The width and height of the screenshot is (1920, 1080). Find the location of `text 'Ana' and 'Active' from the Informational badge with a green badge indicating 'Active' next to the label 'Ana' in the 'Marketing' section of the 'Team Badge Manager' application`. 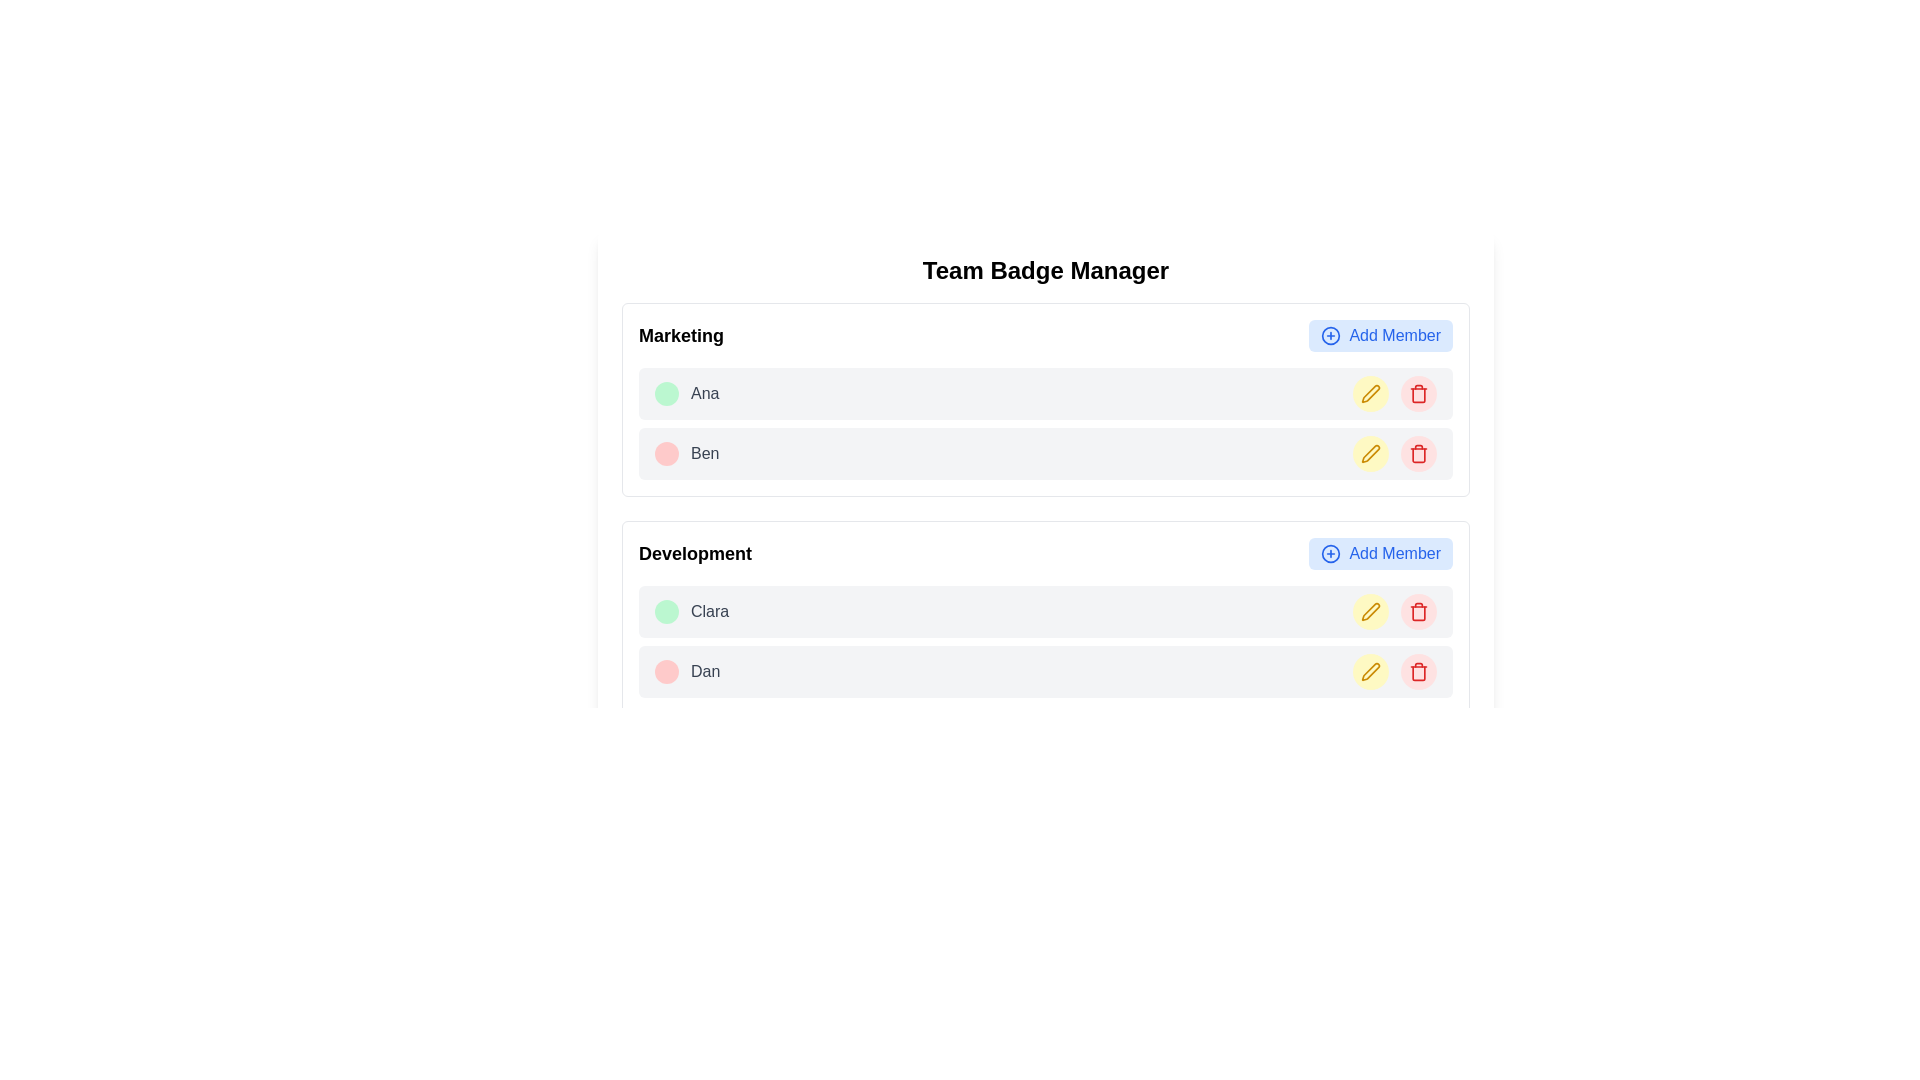

text 'Ana' and 'Active' from the Informational badge with a green badge indicating 'Active' next to the label 'Ana' in the 'Marketing' section of the 'Team Badge Manager' application is located at coordinates (687, 393).